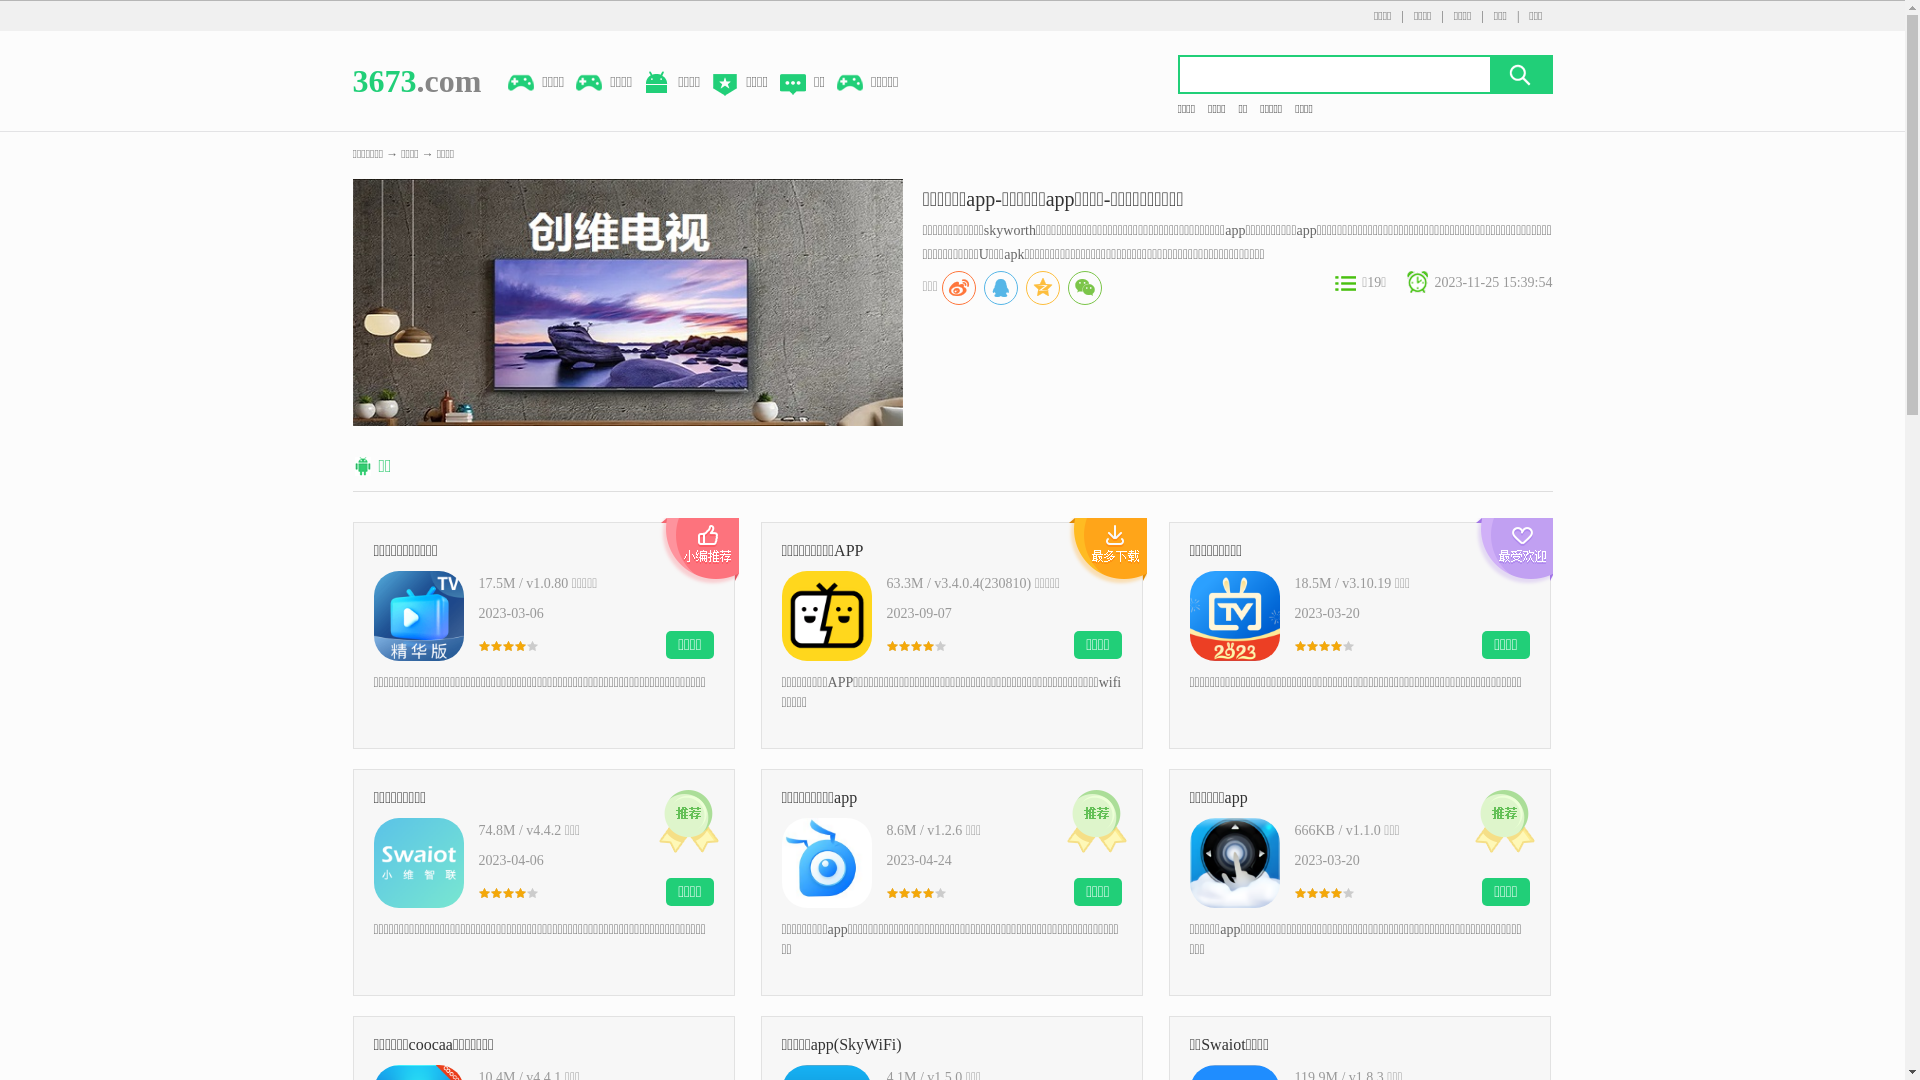 This screenshot has height=1080, width=1920. I want to click on '3673.com', so click(351, 80).